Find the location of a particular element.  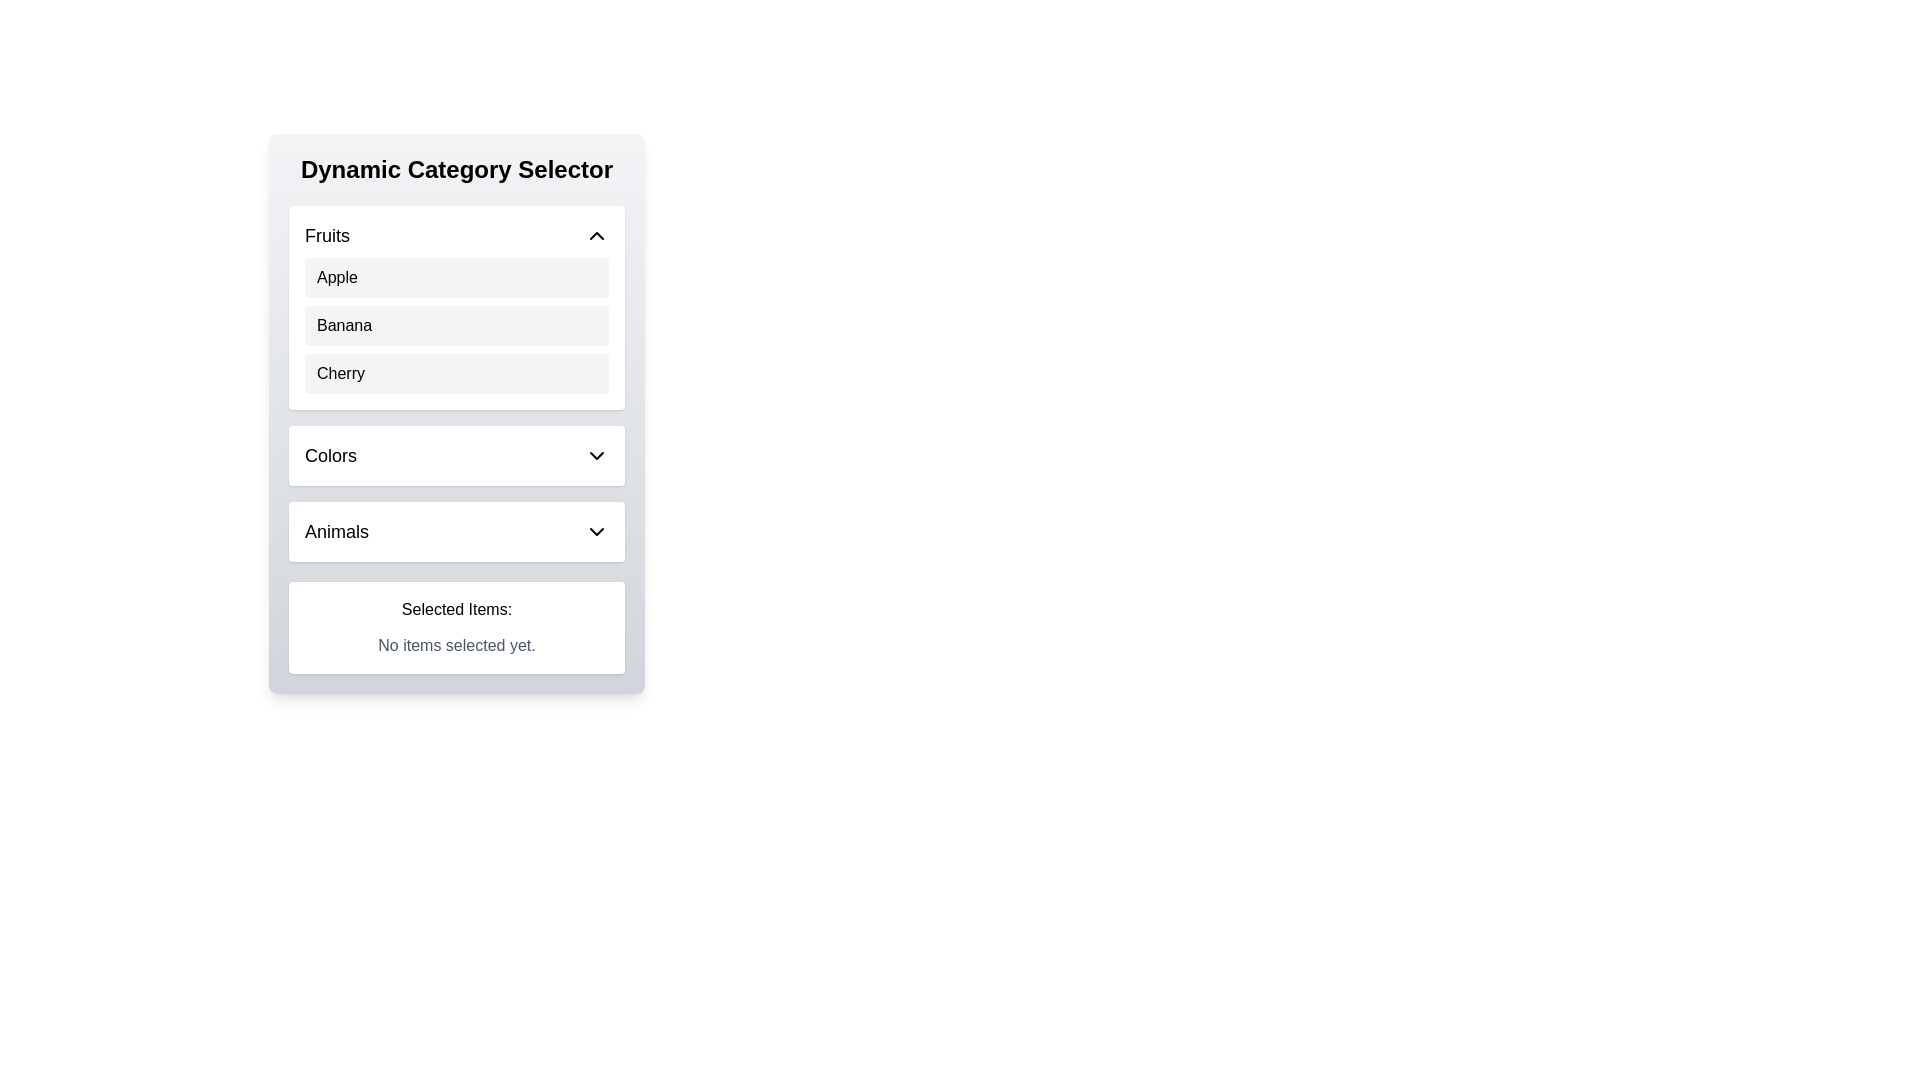

the selectable list item labeled 'Banana' within the 'Fruits' category is located at coordinates (455, 308).